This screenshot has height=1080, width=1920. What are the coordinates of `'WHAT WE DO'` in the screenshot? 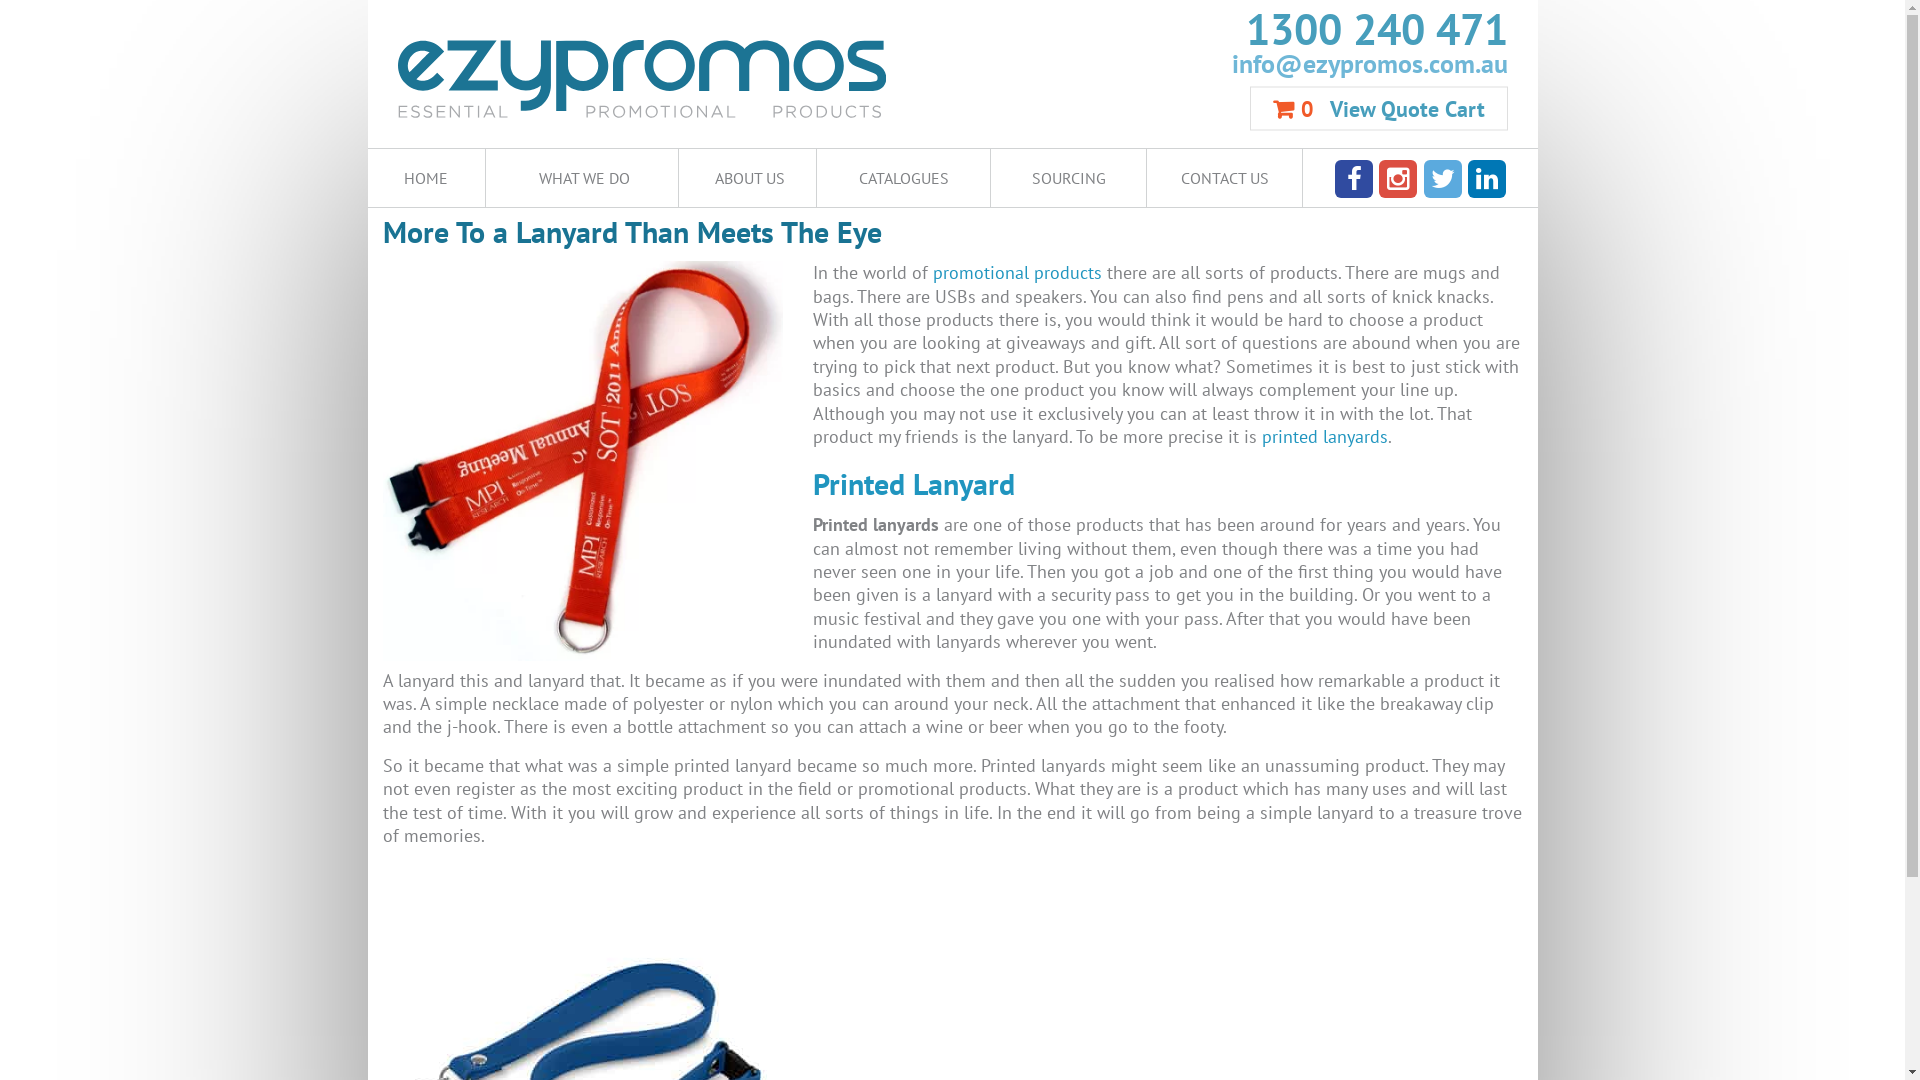 It's located at (580, 176).